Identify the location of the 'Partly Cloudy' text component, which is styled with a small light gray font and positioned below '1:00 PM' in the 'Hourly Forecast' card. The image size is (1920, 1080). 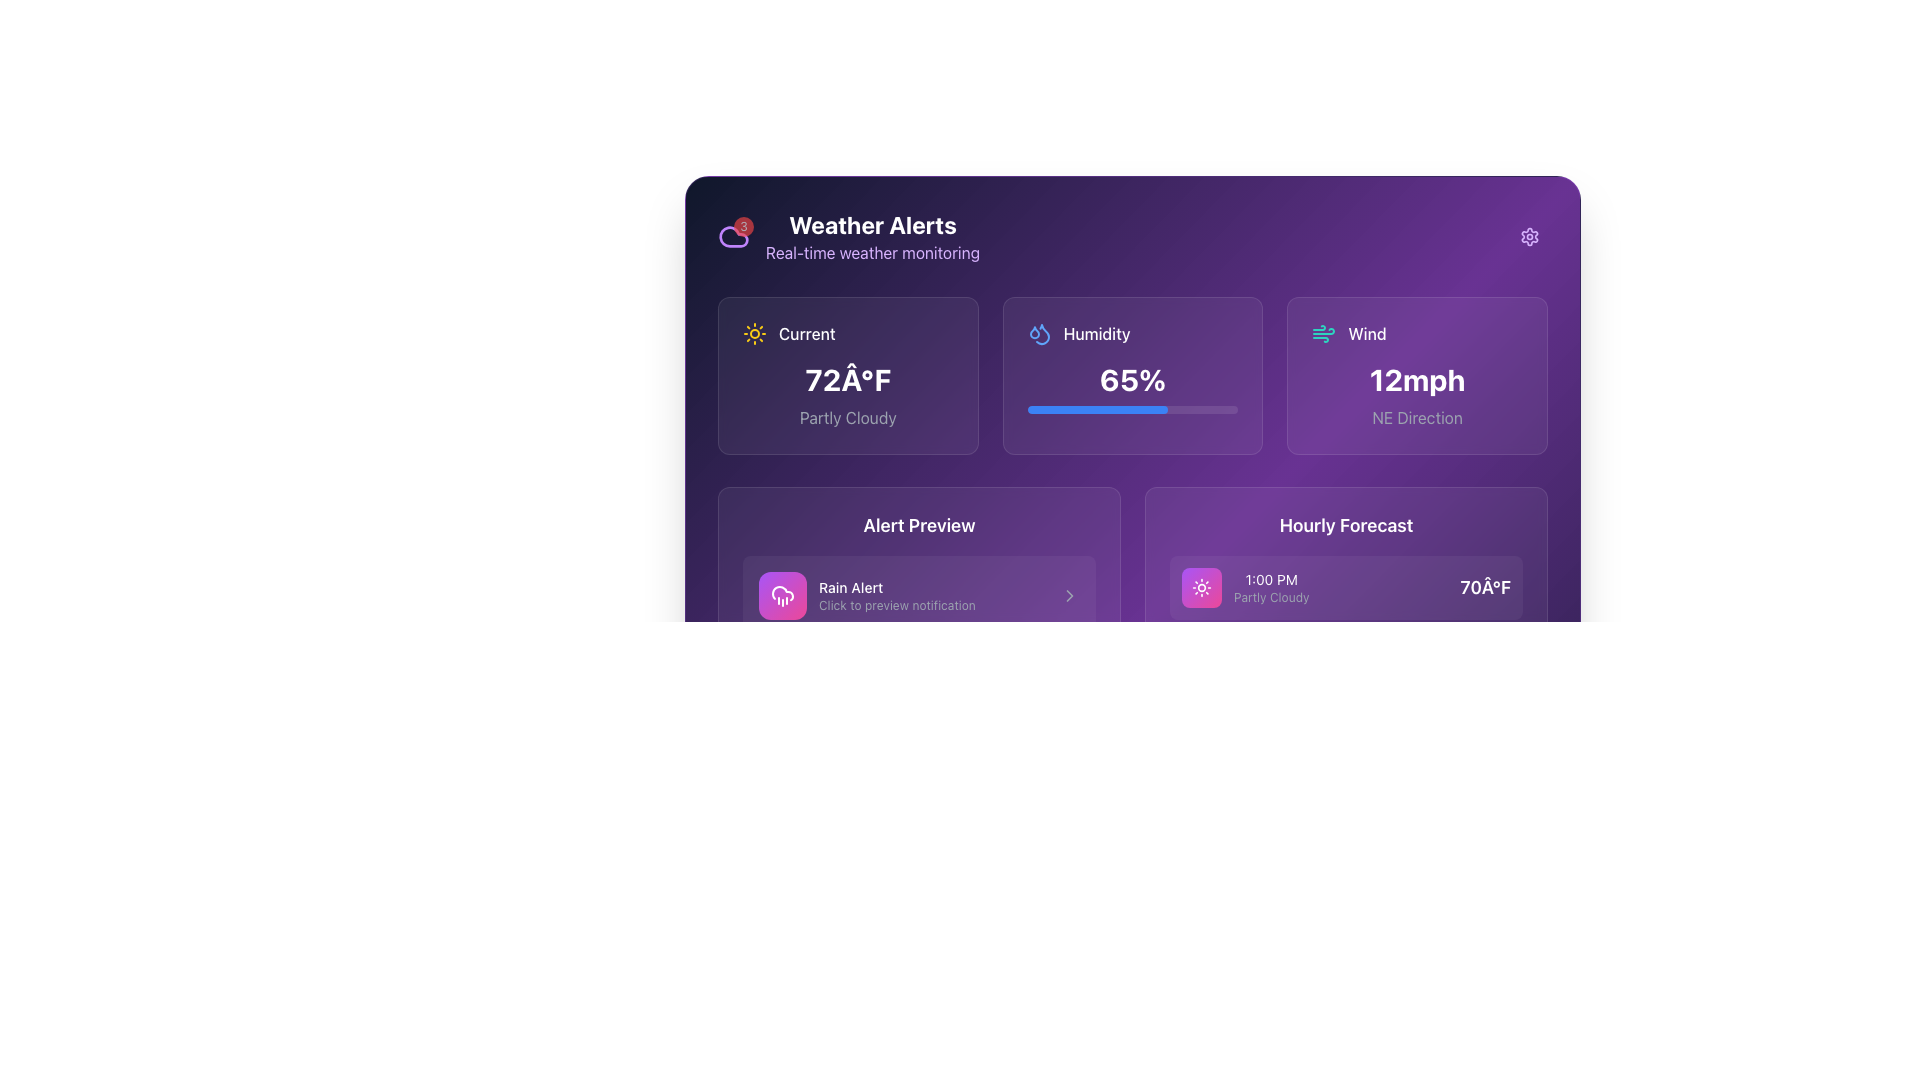
(1270, 596).